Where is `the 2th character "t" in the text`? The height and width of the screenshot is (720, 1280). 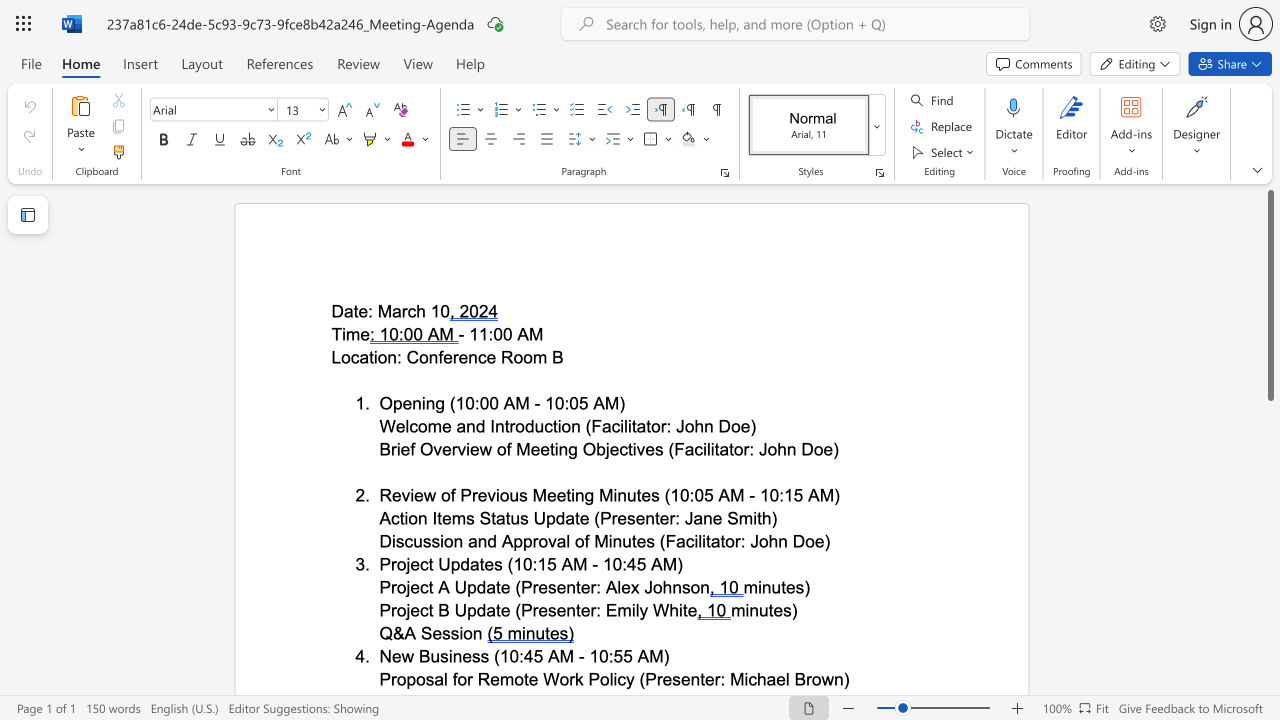
the 2th character "t" in the text is located at coordinates (482, 564).